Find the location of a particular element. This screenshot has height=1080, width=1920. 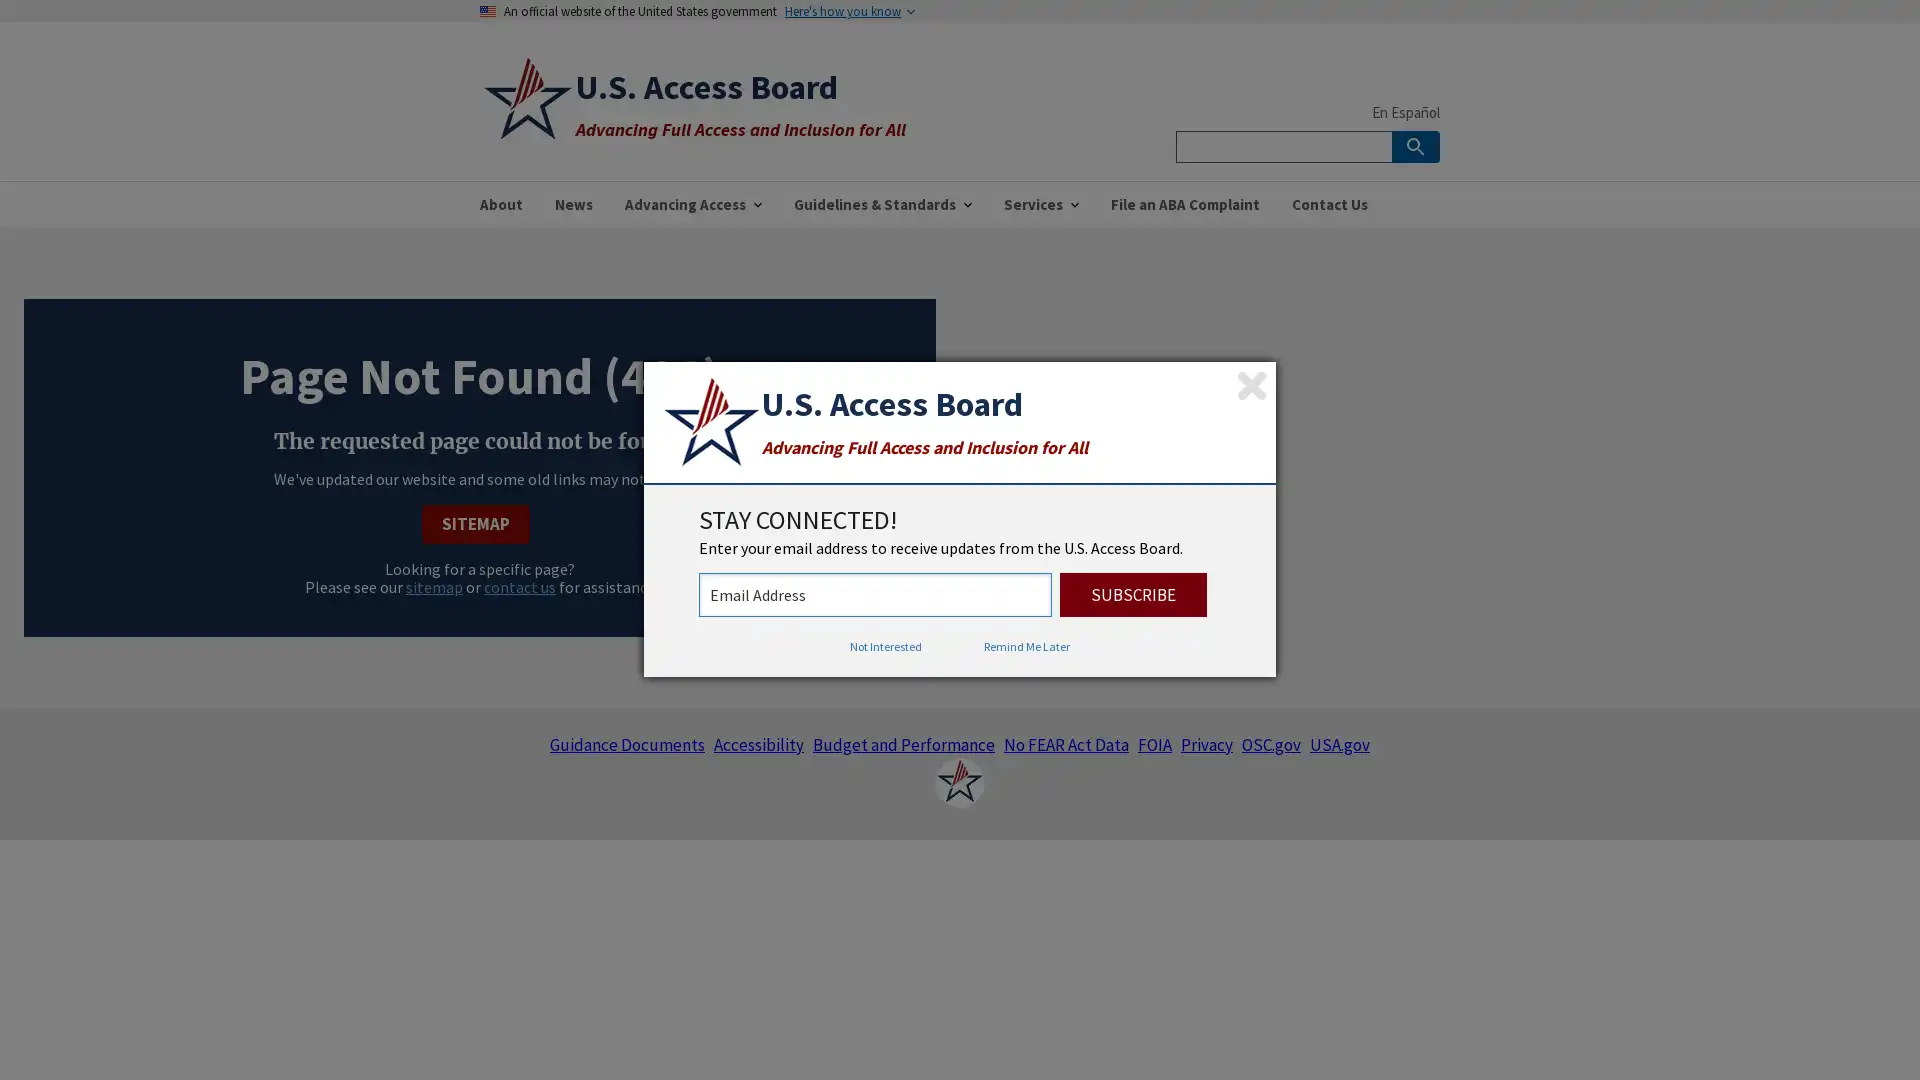

Not Interested is located at coordinates (885, 647).